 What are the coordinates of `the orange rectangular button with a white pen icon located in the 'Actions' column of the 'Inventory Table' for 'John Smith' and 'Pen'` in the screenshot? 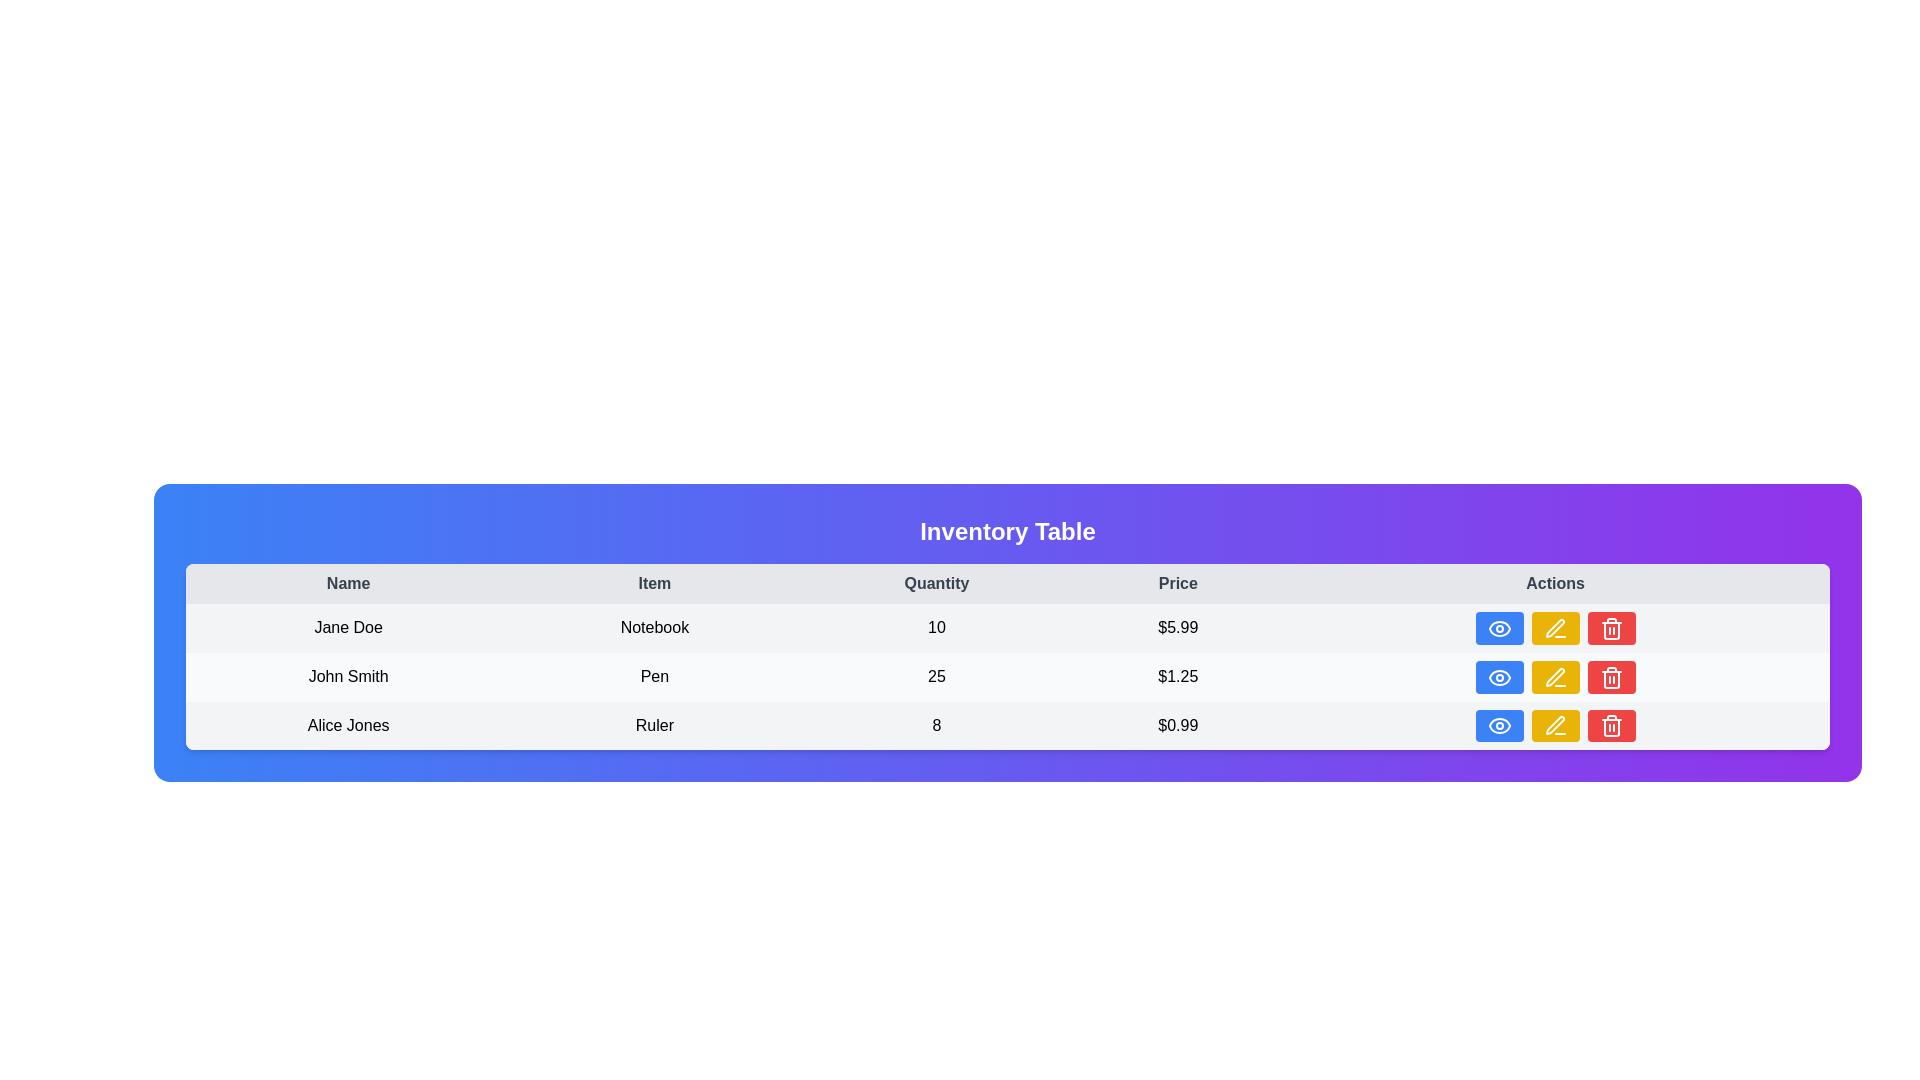 It's located at (1554, 676).